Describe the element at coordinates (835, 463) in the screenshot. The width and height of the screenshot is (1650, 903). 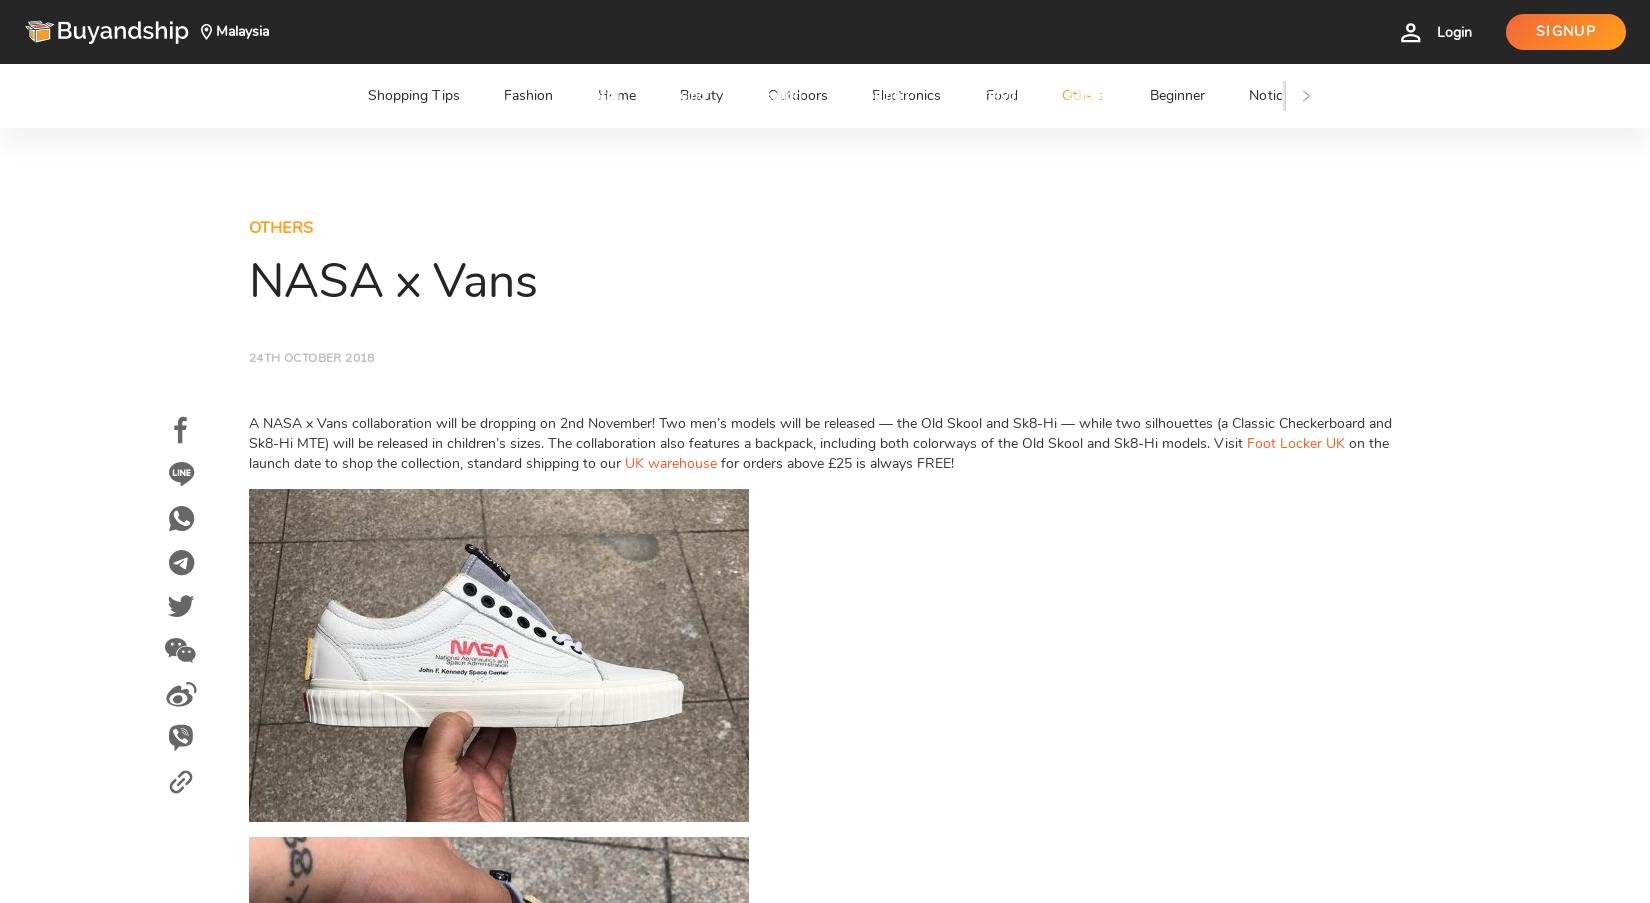
I see `'for orders above £25 is always FREE!'` at that location.